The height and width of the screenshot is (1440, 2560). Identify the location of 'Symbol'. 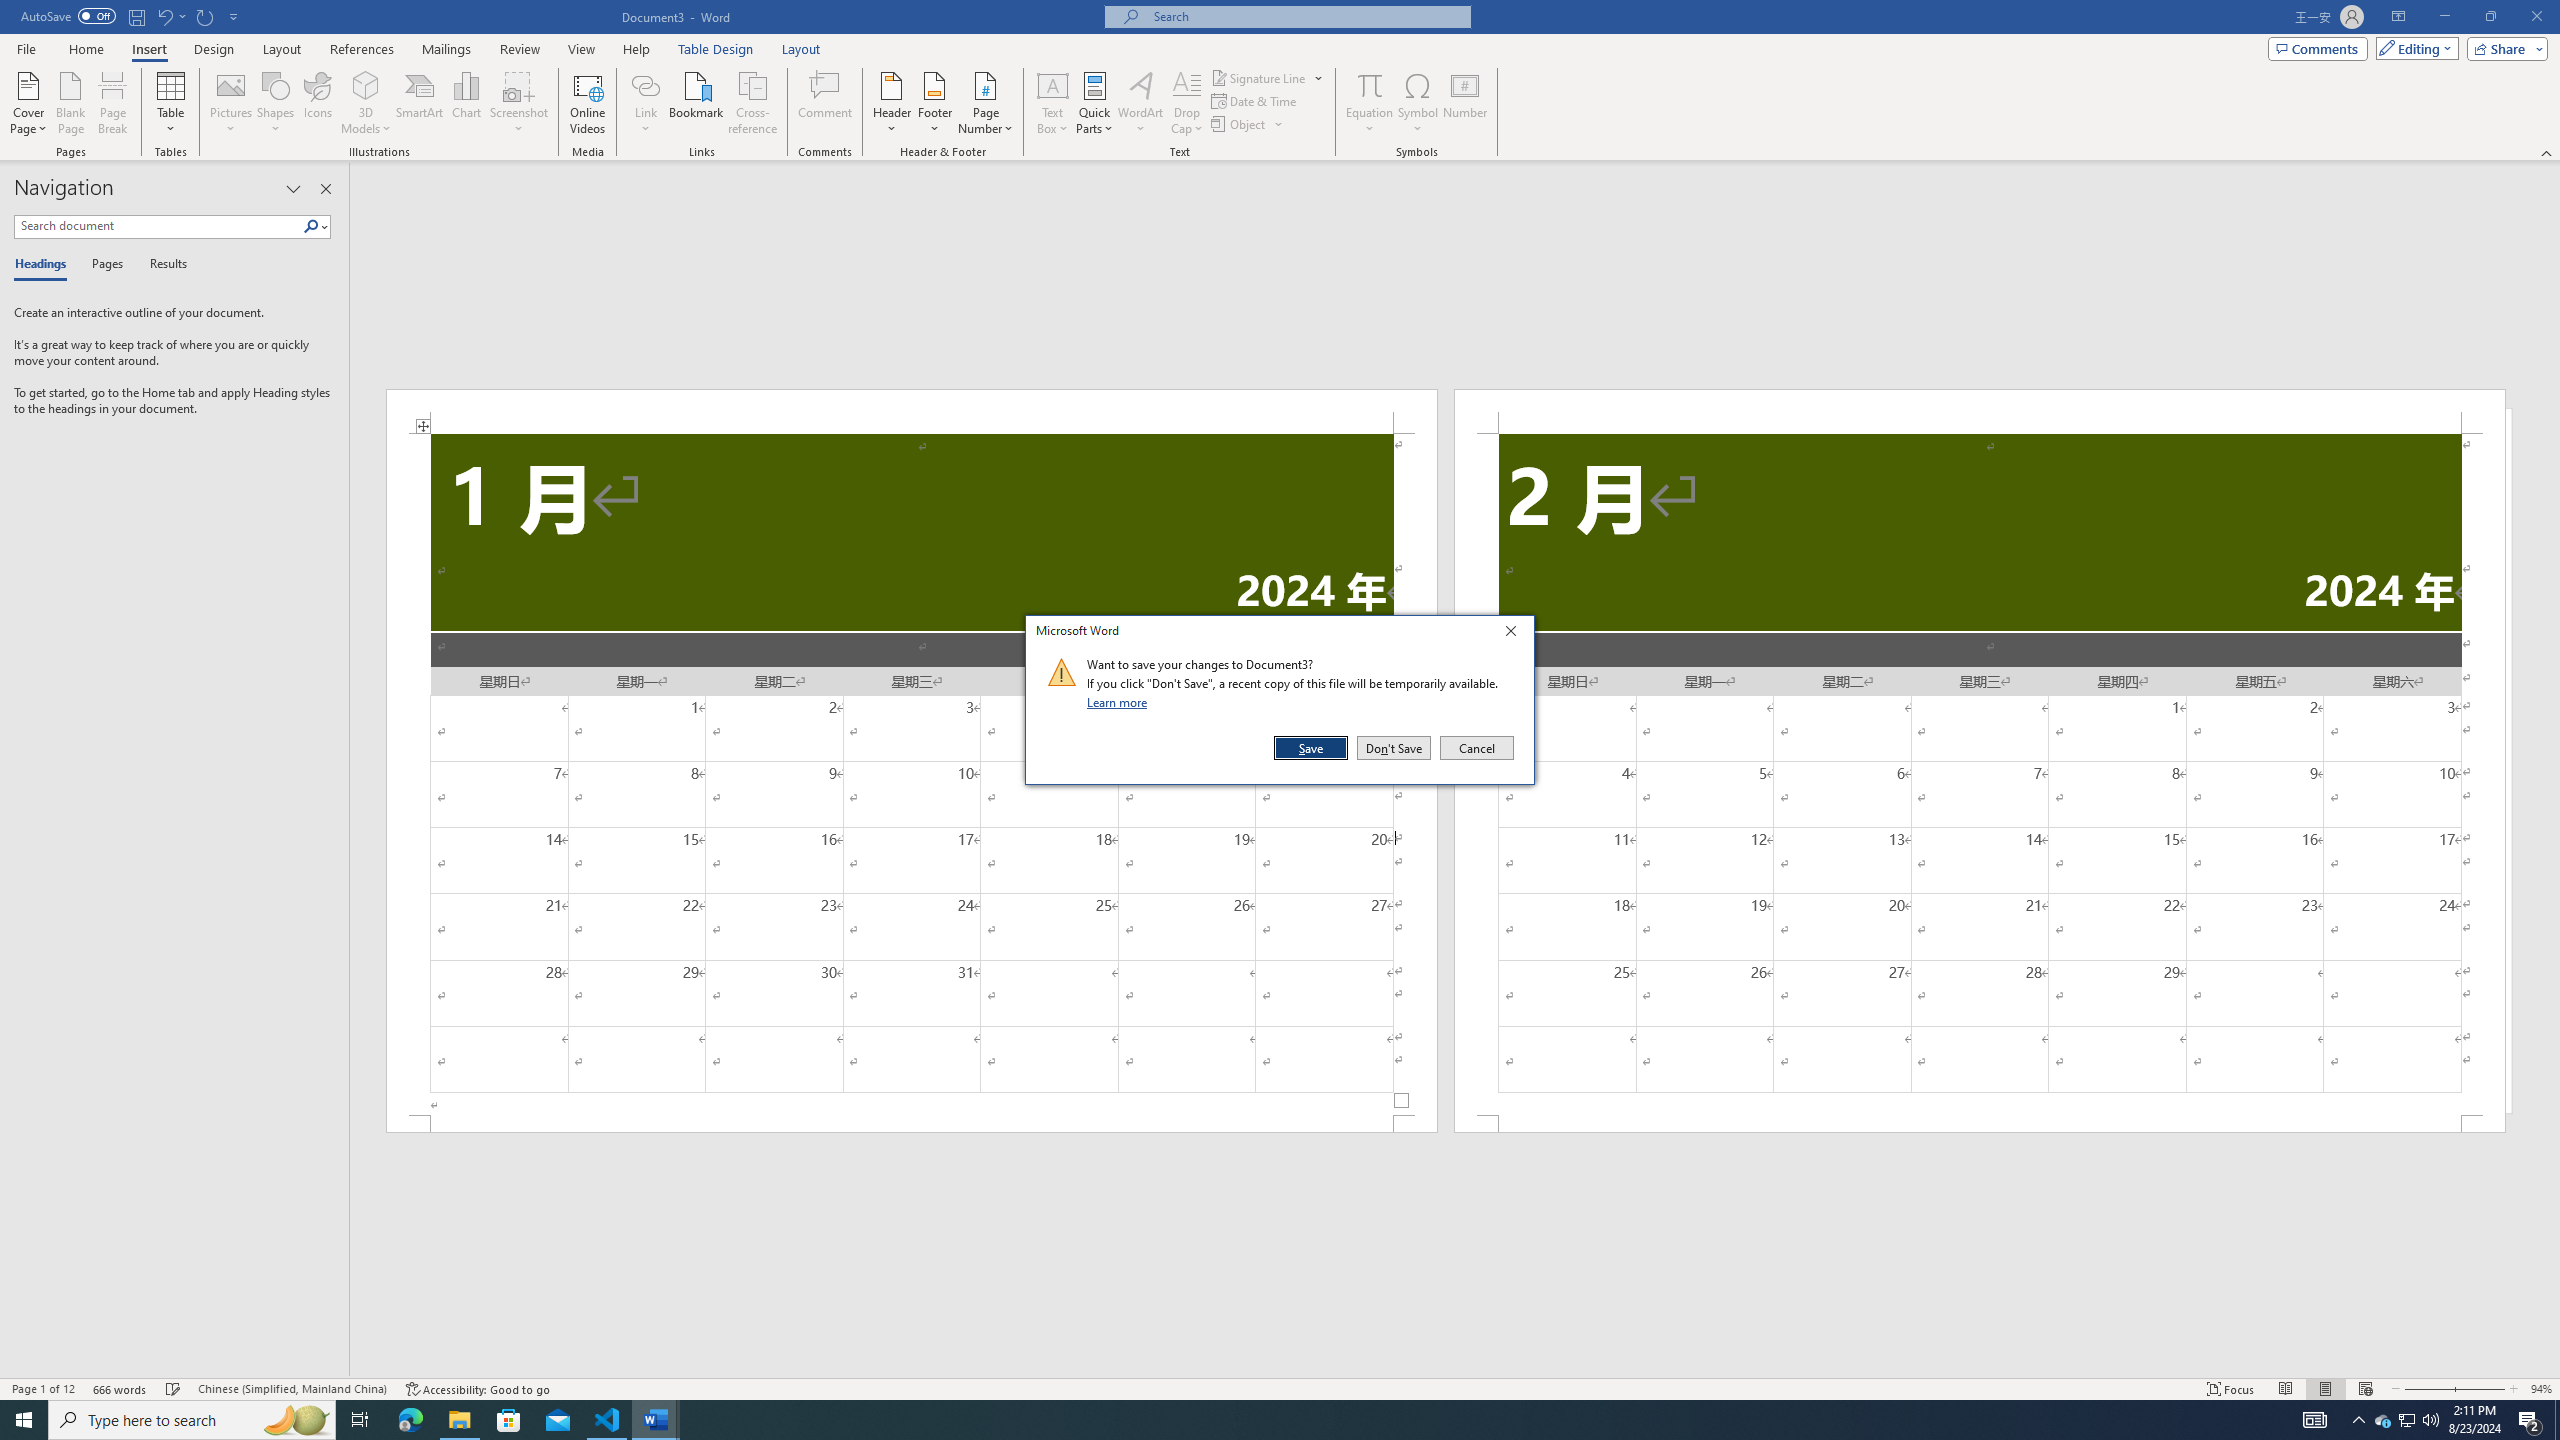
(1418, 103).